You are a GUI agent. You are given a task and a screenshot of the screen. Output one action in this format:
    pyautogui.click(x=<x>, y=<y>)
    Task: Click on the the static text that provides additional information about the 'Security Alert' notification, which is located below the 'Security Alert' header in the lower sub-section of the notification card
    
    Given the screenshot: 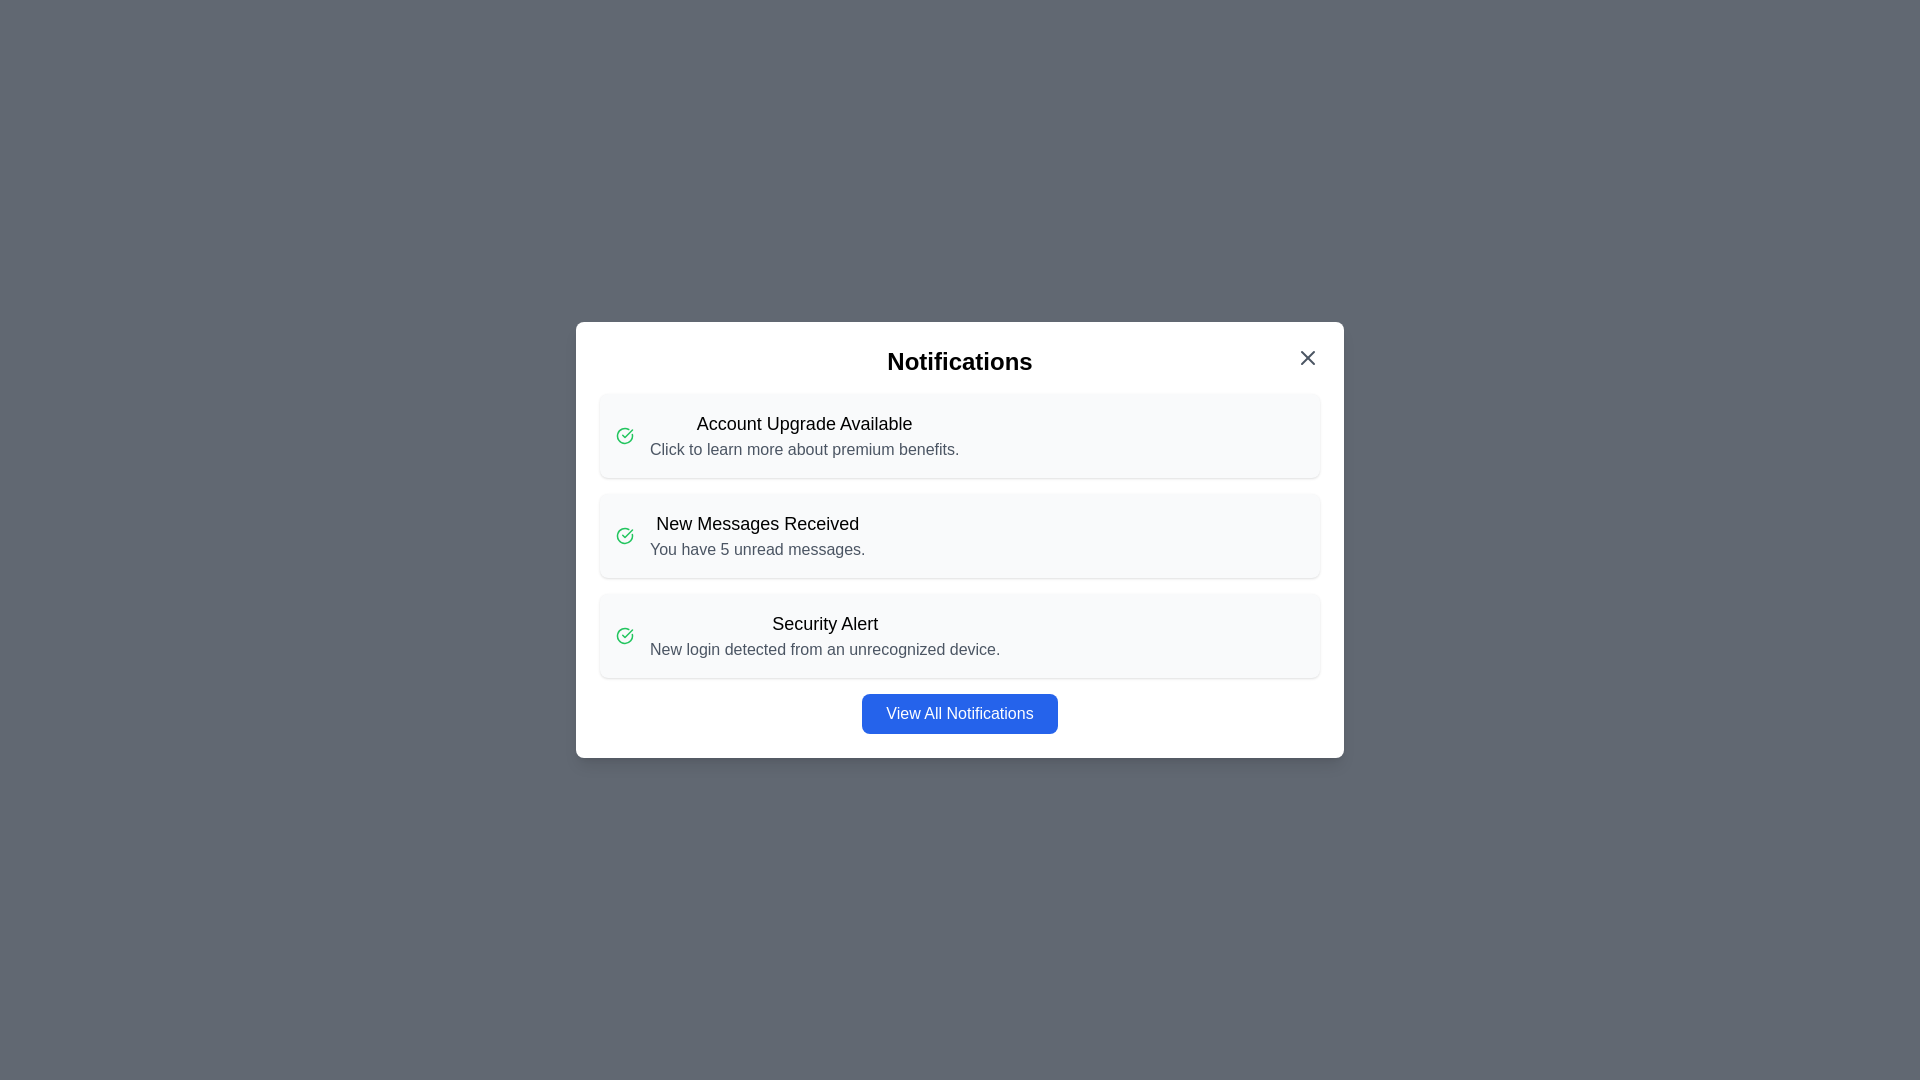 What is the action you would take?
    pyautogui.click(x=825, y=650)
    